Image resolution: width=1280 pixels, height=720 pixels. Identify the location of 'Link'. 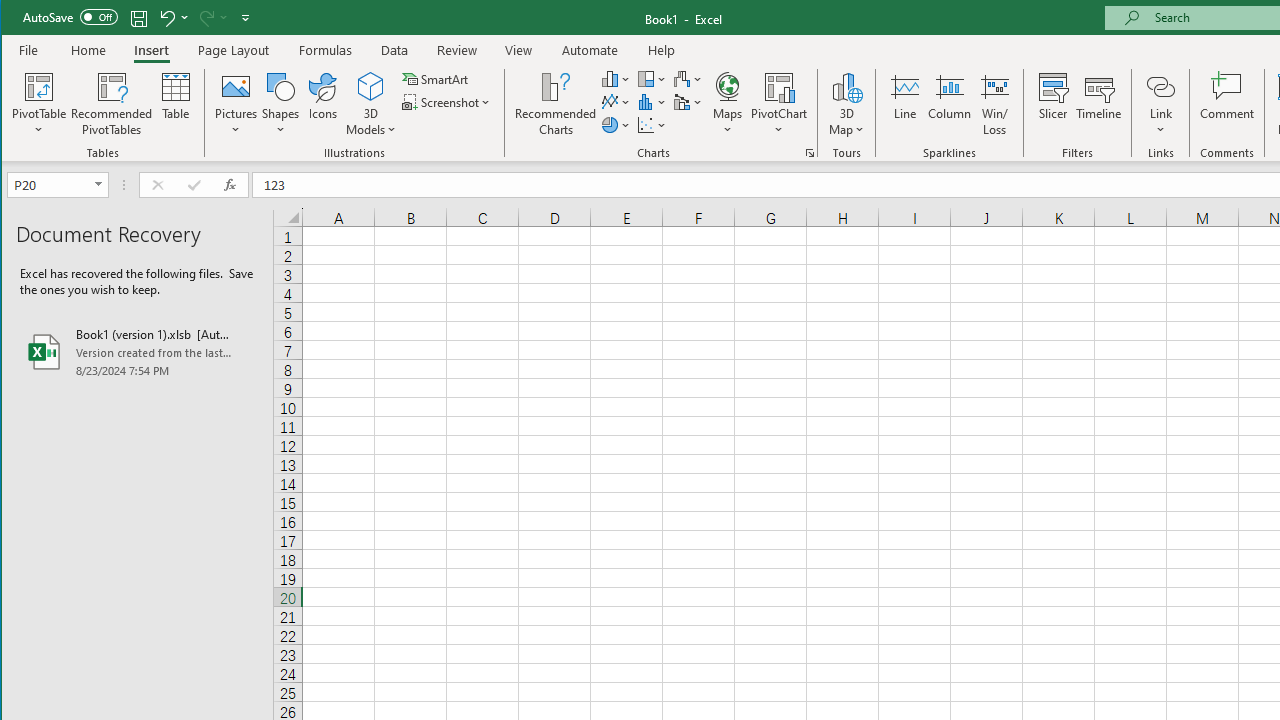
(1160, 104).